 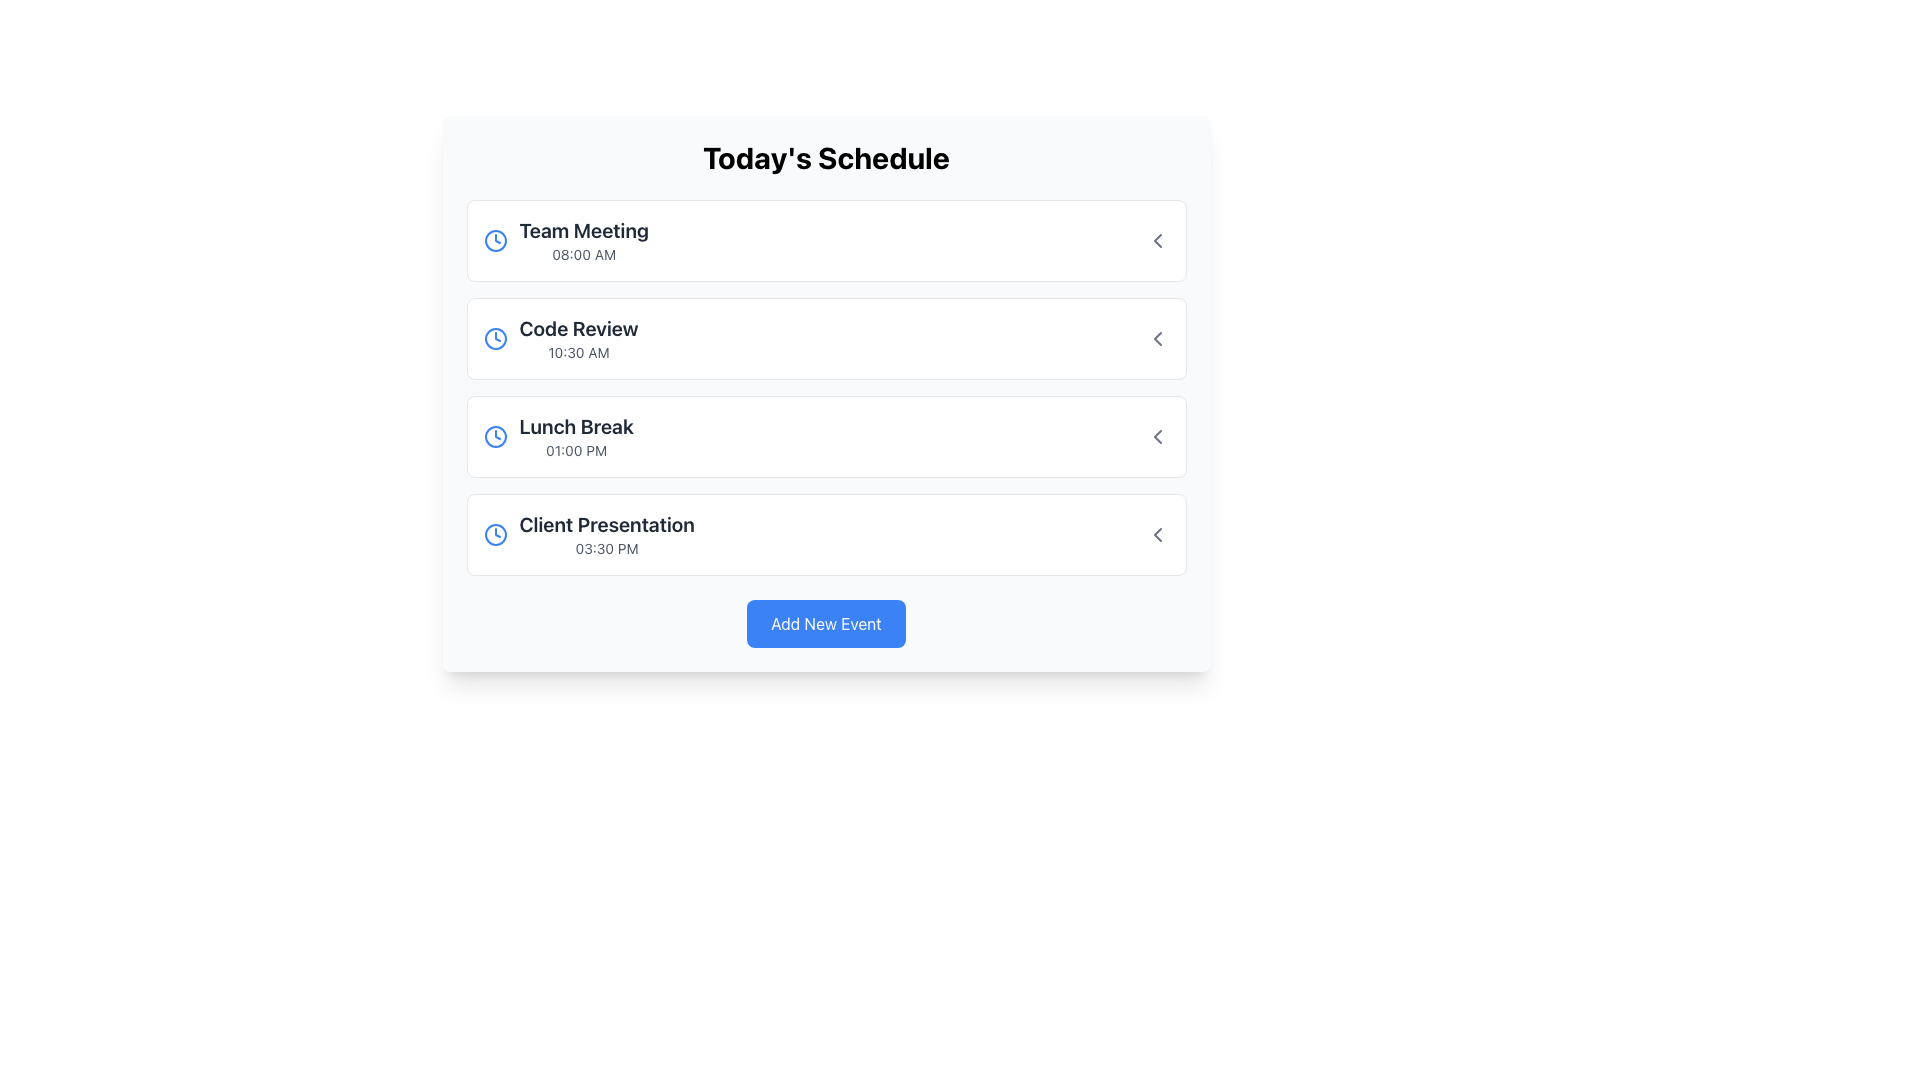 I want to click on the surrounding interactive component associated with the time displayed in the 'Code Review' event, located beneath the title and to the right of the blue event icon, so click(x=578, y=352).